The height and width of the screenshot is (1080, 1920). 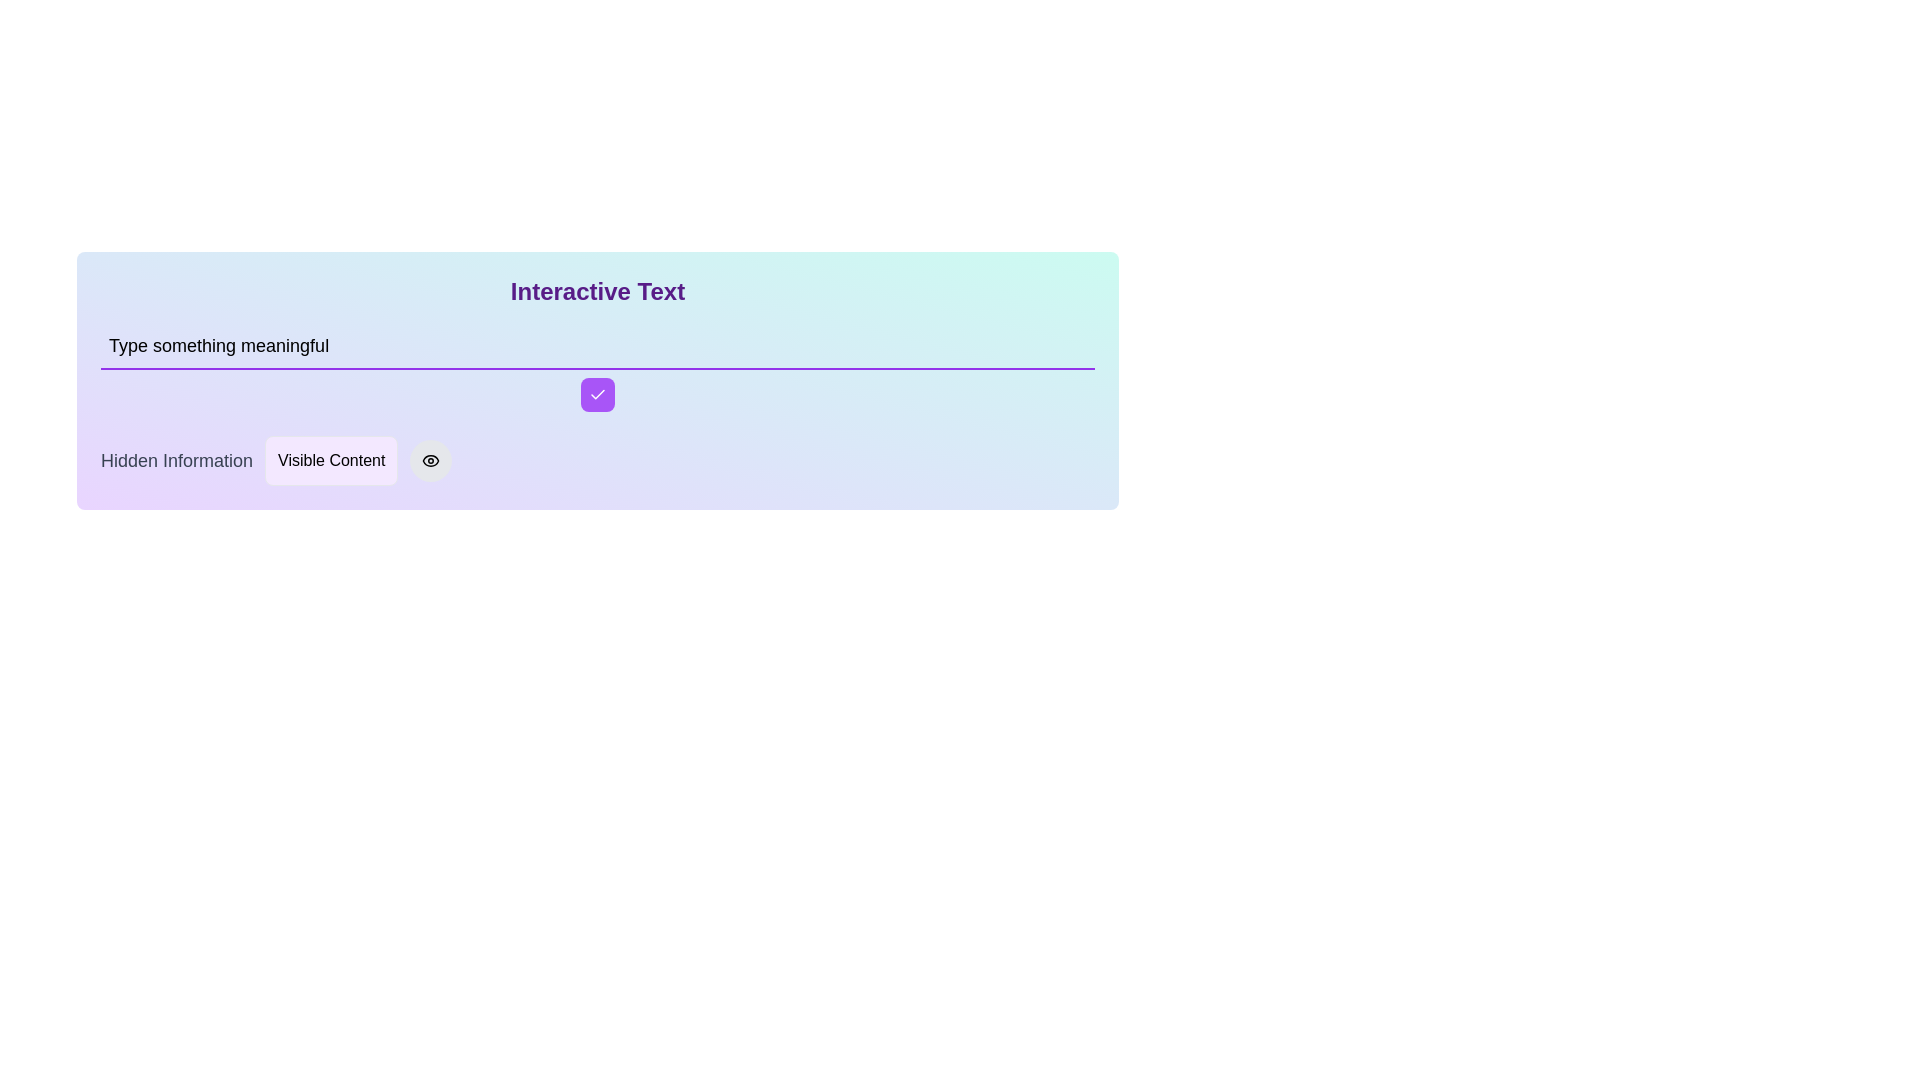 What do you see at coordinates (597, 394) in the screenshot?
I see `the purple button with a white checkmark icon to change its appearance` at bounding box center [597, 394].